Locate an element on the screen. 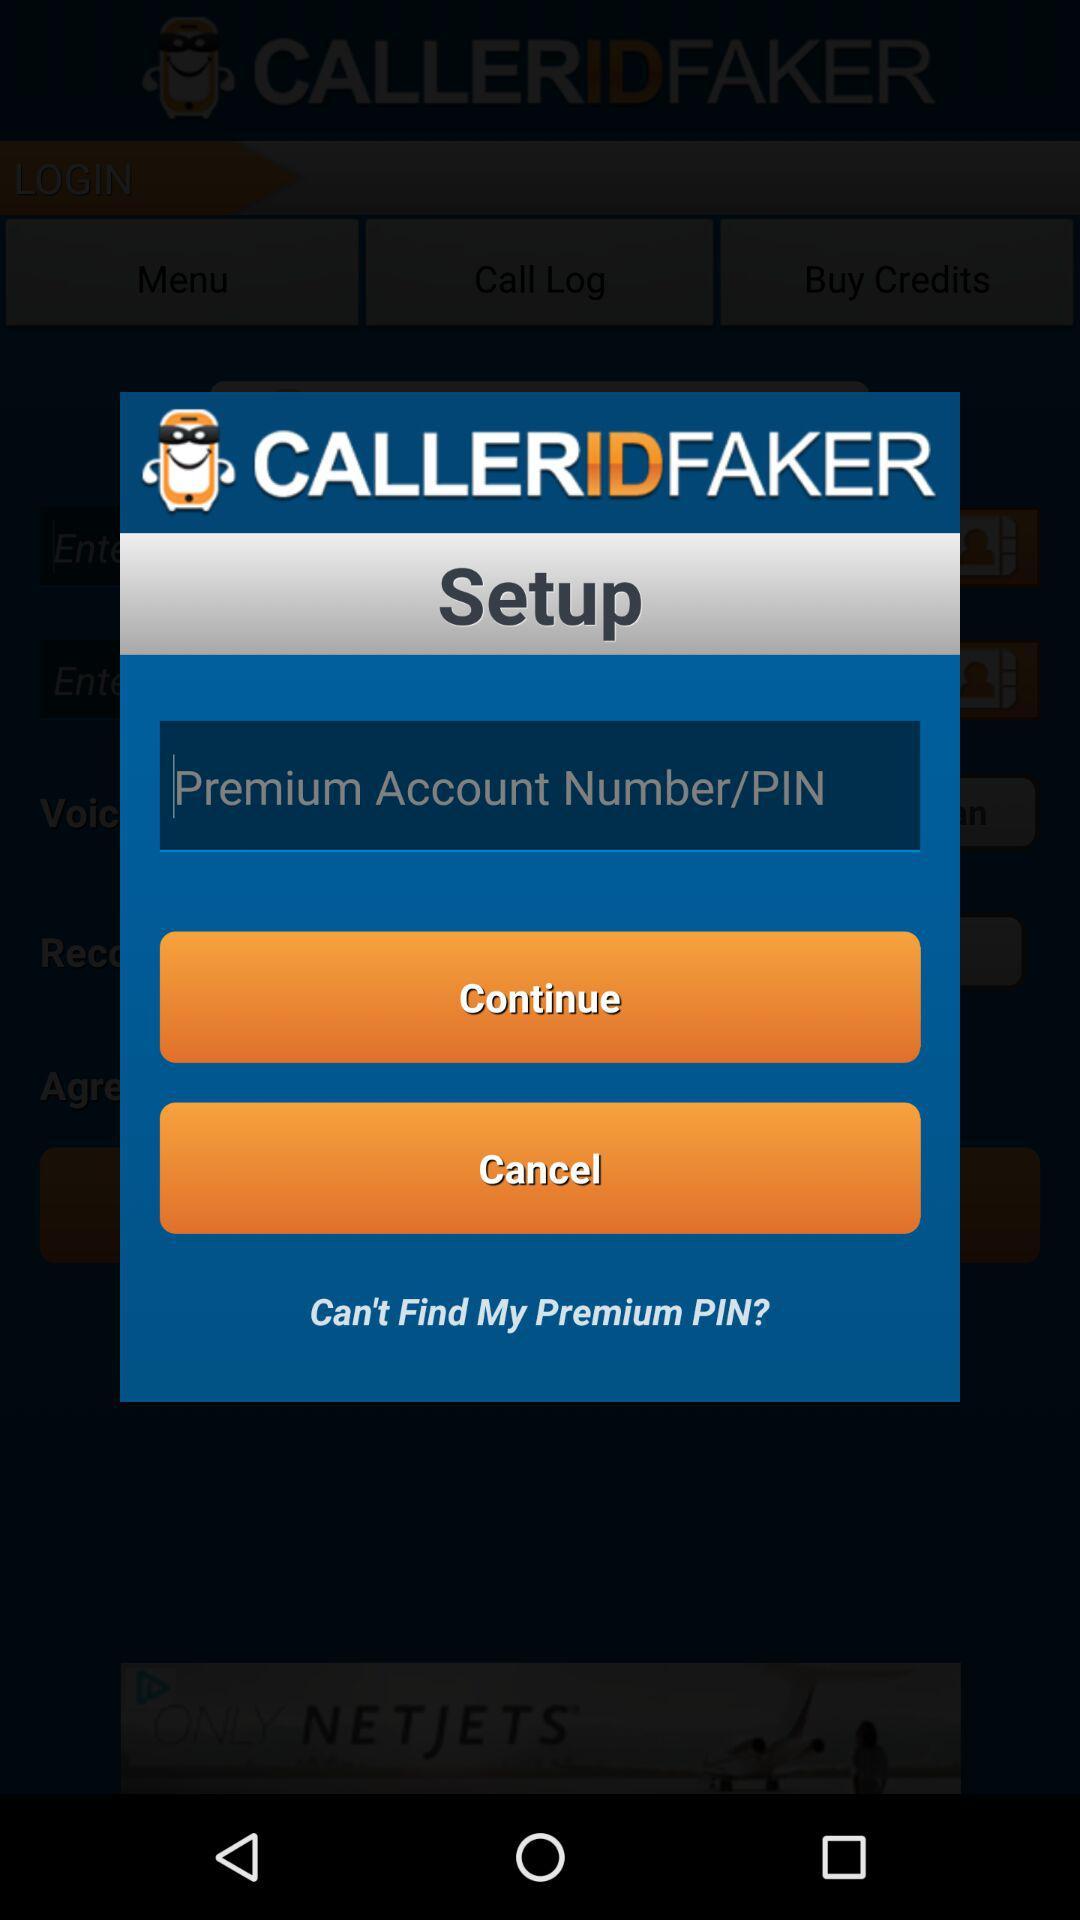  icon at the bottom is located at coordinates (538, 1297).